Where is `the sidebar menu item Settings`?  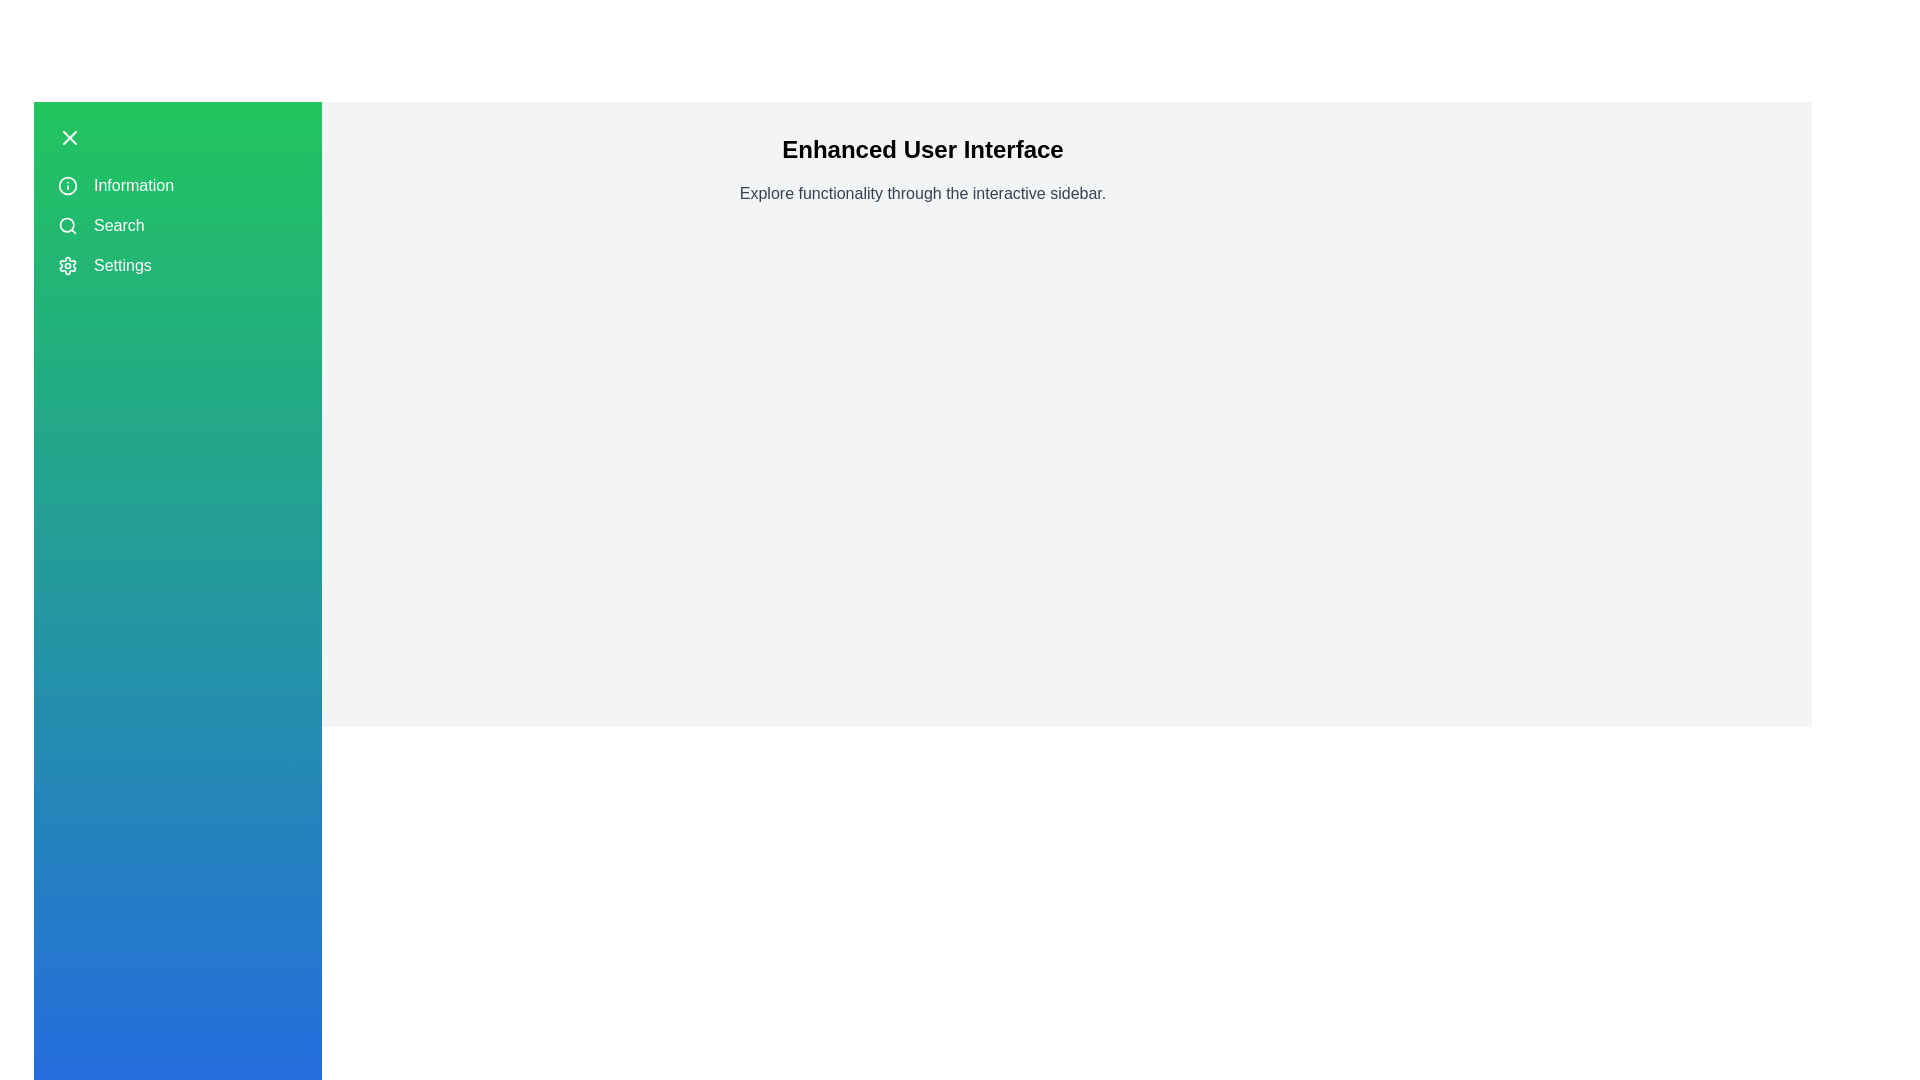 the sidebar menu item Settings is located at coordinates (177, 265).